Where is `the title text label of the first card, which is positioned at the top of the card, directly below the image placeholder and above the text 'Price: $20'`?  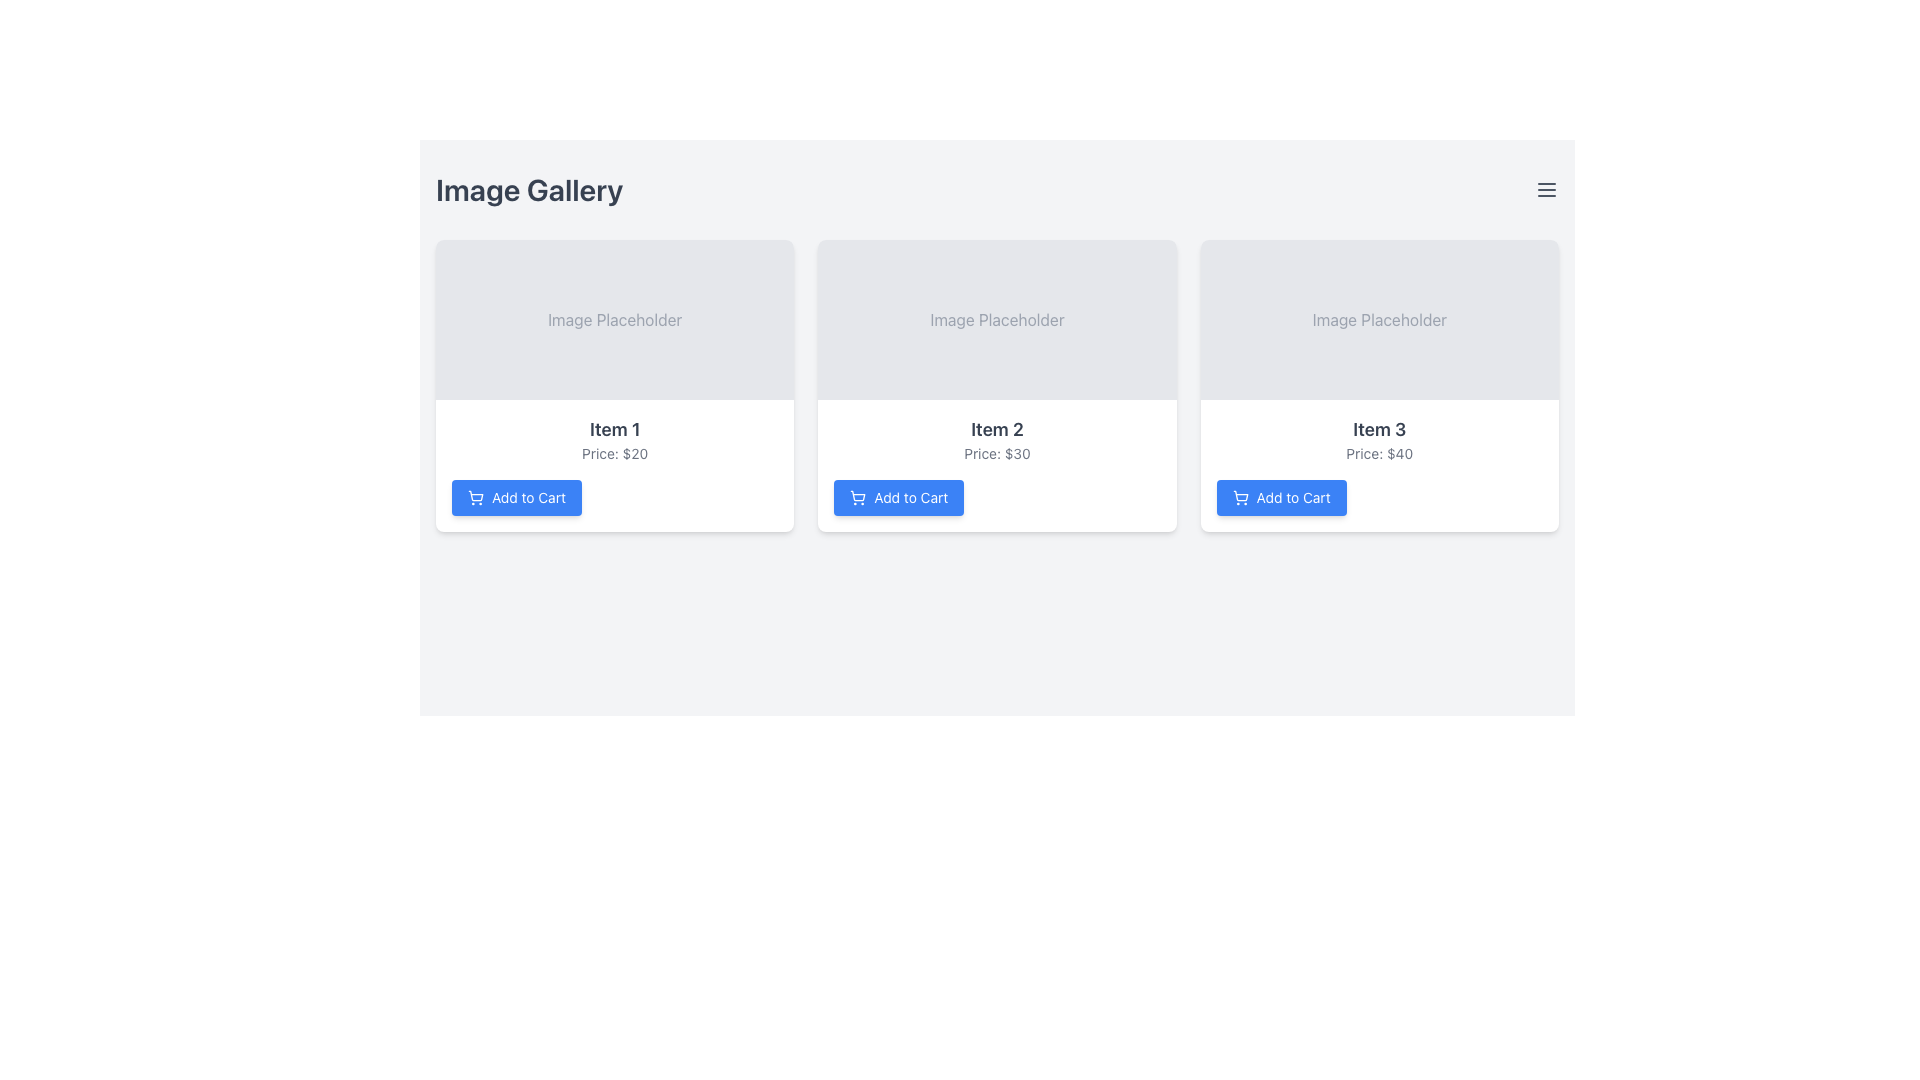 the title text label of the first card, which is positioned at the top of the card, directly below the image placeholder and above the text 'Price: $20' is located at coordinates (614, 428).